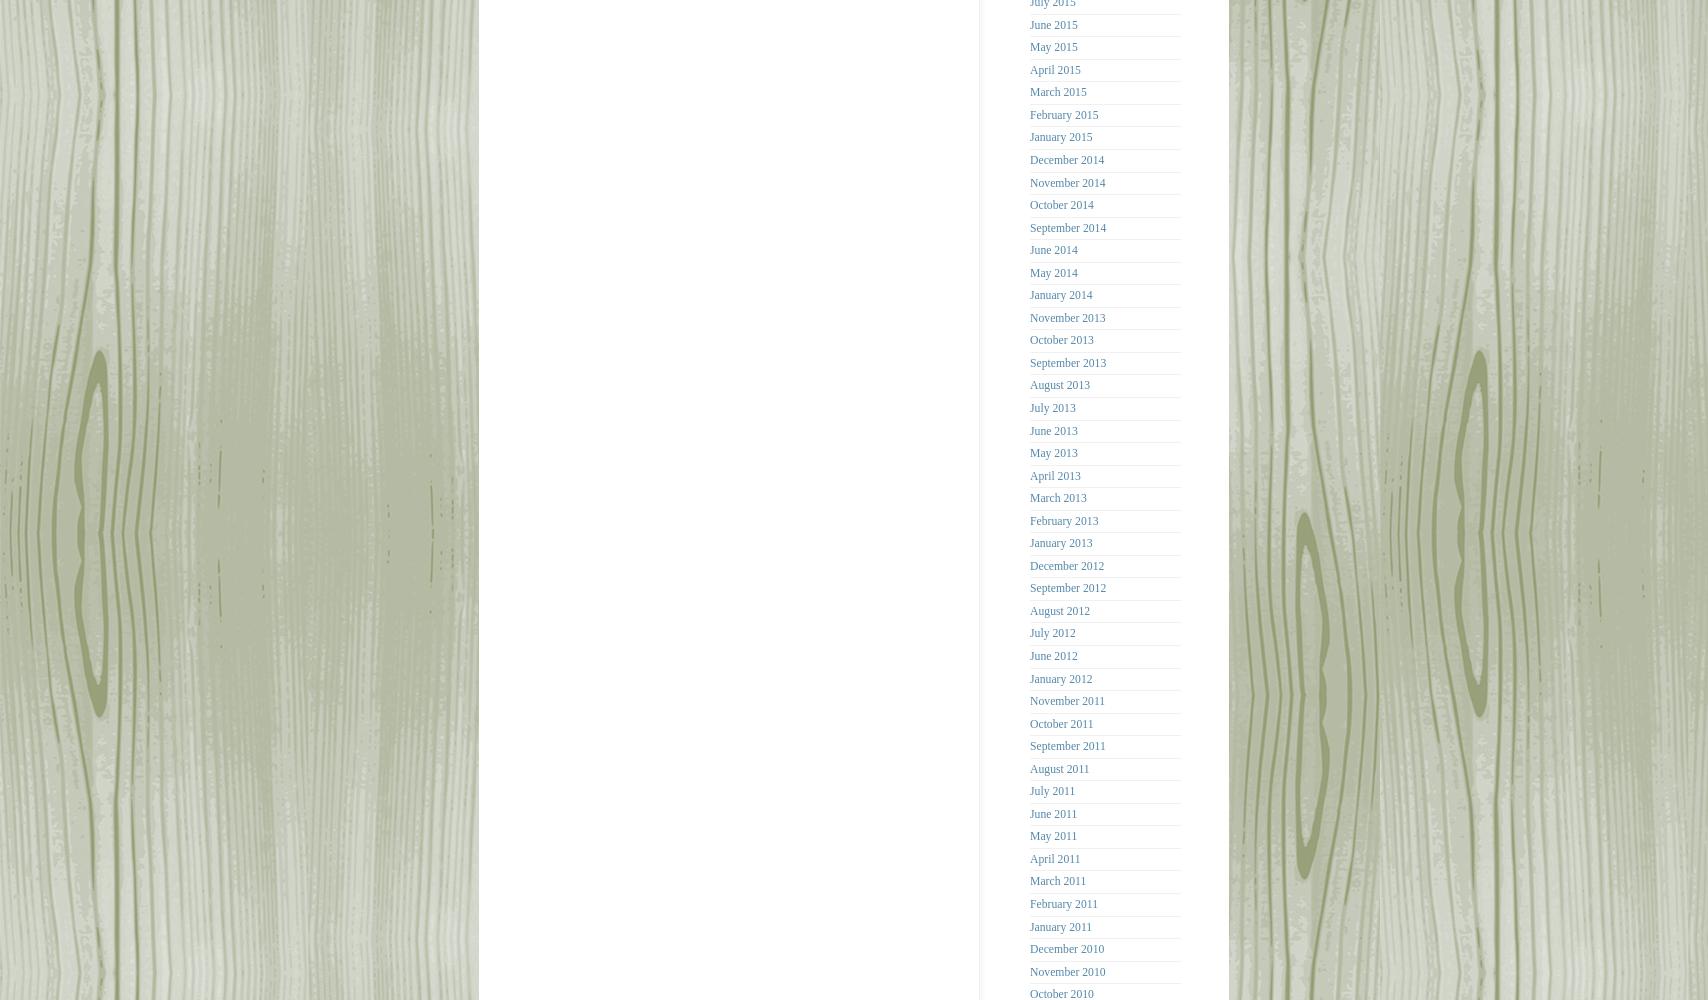 This screenshot has height=1000, width=1708. What do you see at coordinates (1029, 113) in the screenshot?
I see `'February 2015'` at bounding box center [1029, 113].